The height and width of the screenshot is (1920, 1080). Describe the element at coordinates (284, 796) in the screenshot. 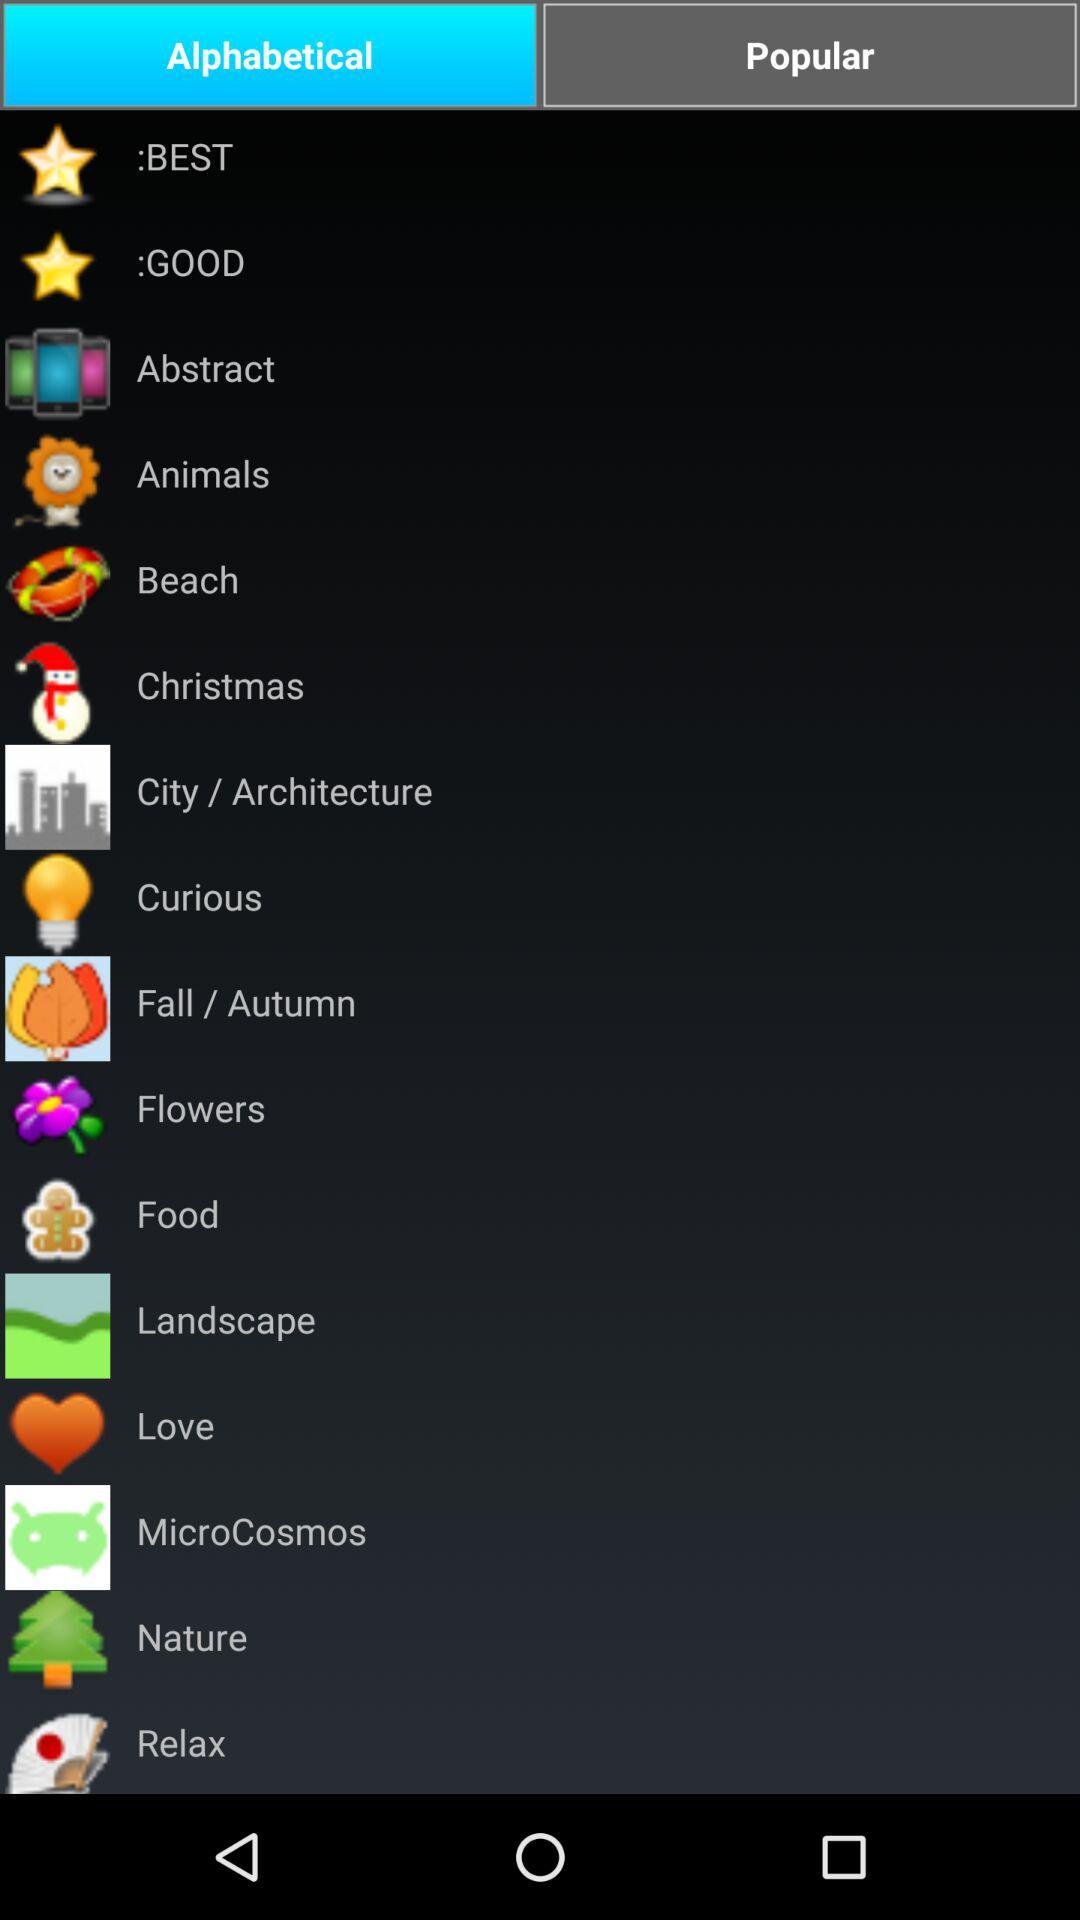

I see `the city / architecture` at that location.